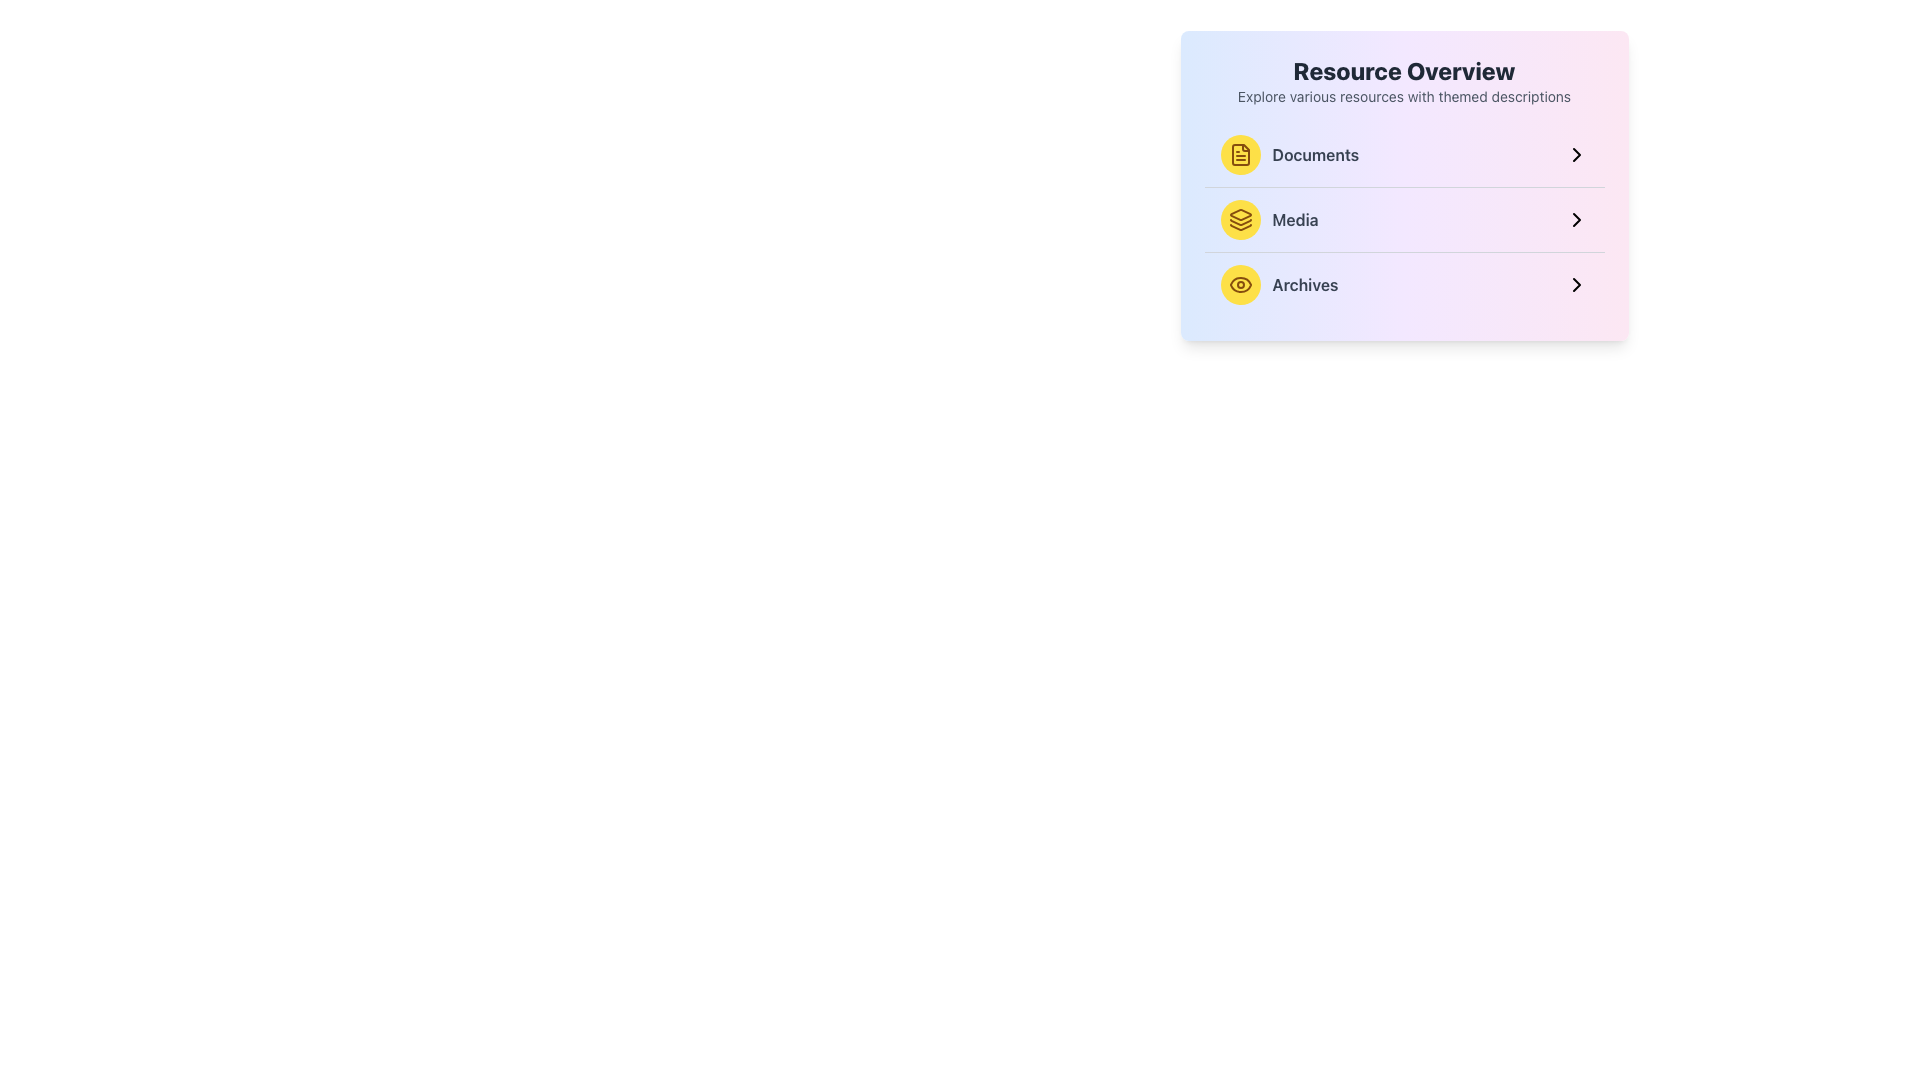 Image resolution: width=1920 pixels, height=1080 pixels. What do you see at coordinates (1403, 219) in the screenshot?
I see `the second item in the vertical list within the 'Resource Overview' section, which serves as a navigational link to the 'Media' section` at bounding box center [1403, 219].